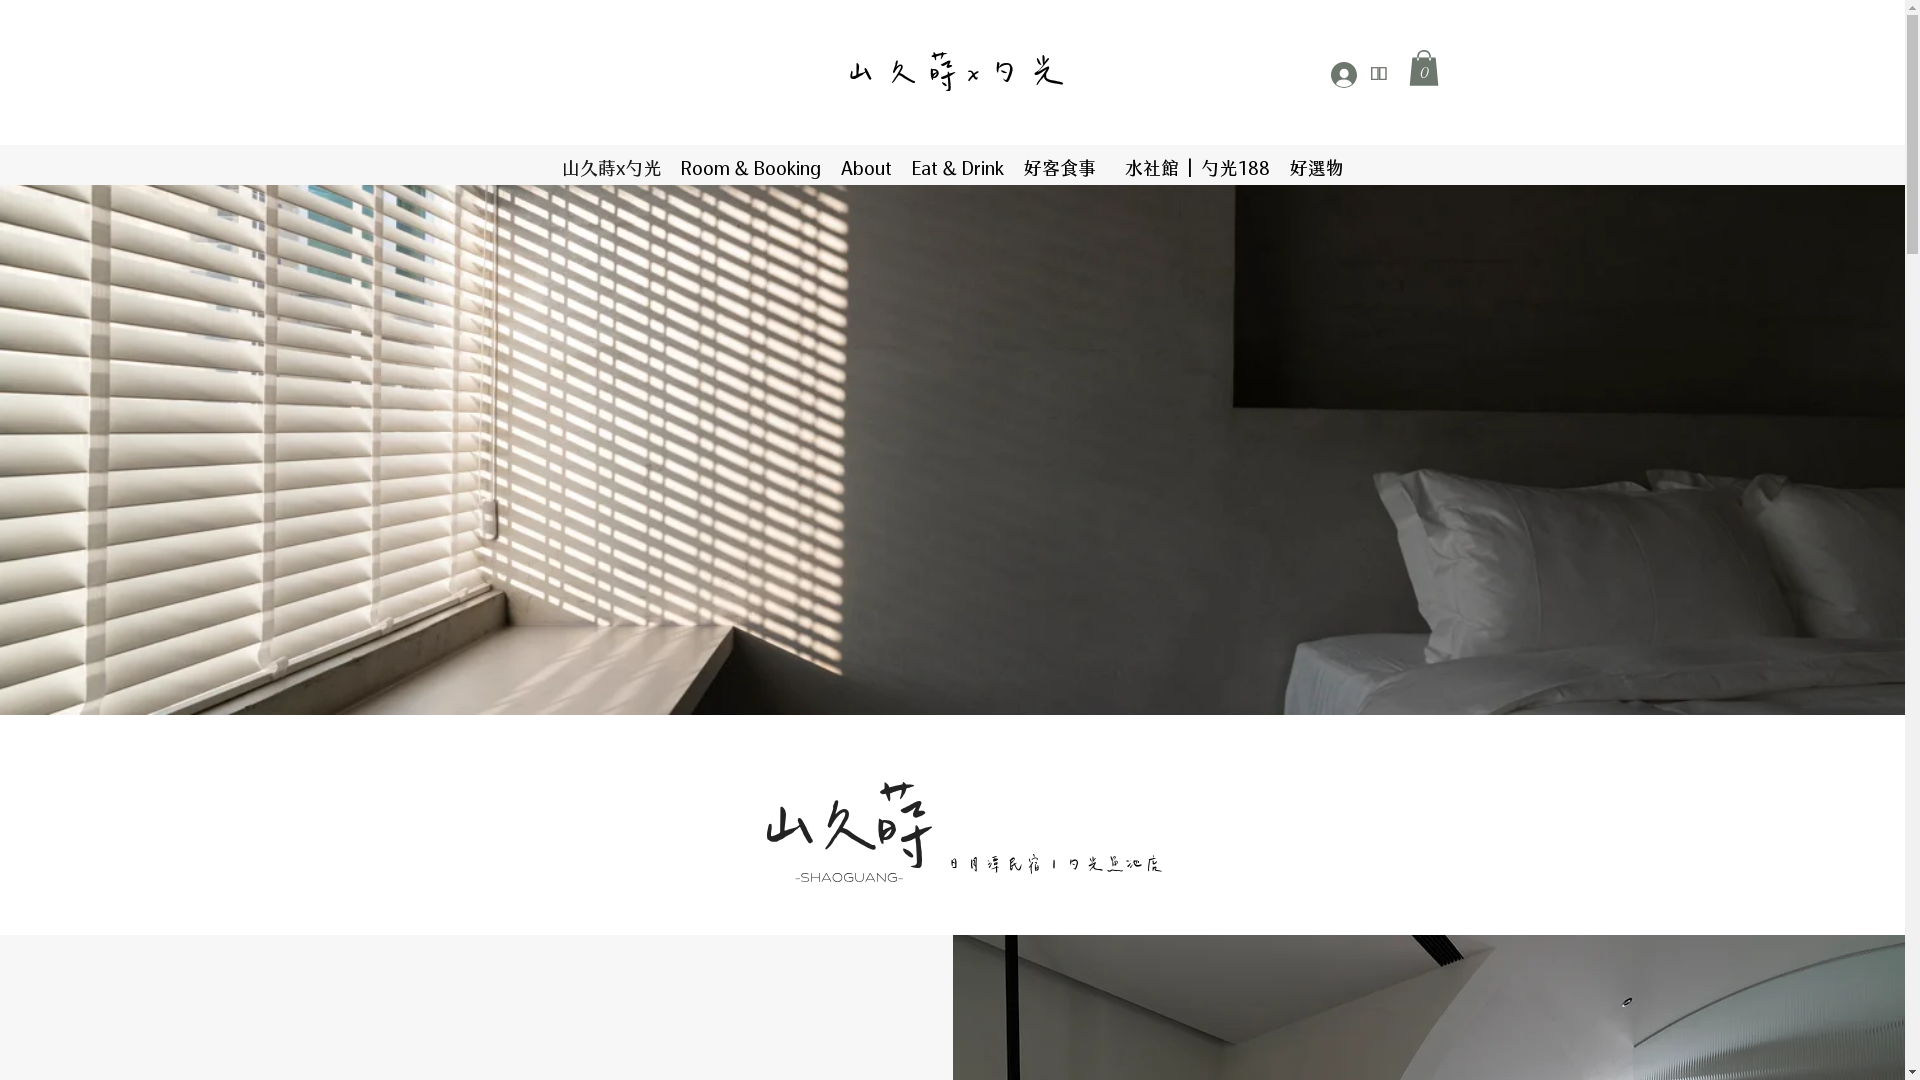  Describe the element at coordinates (957, 164) in the screenshot. I see `'Eat & Drink'` at that location.